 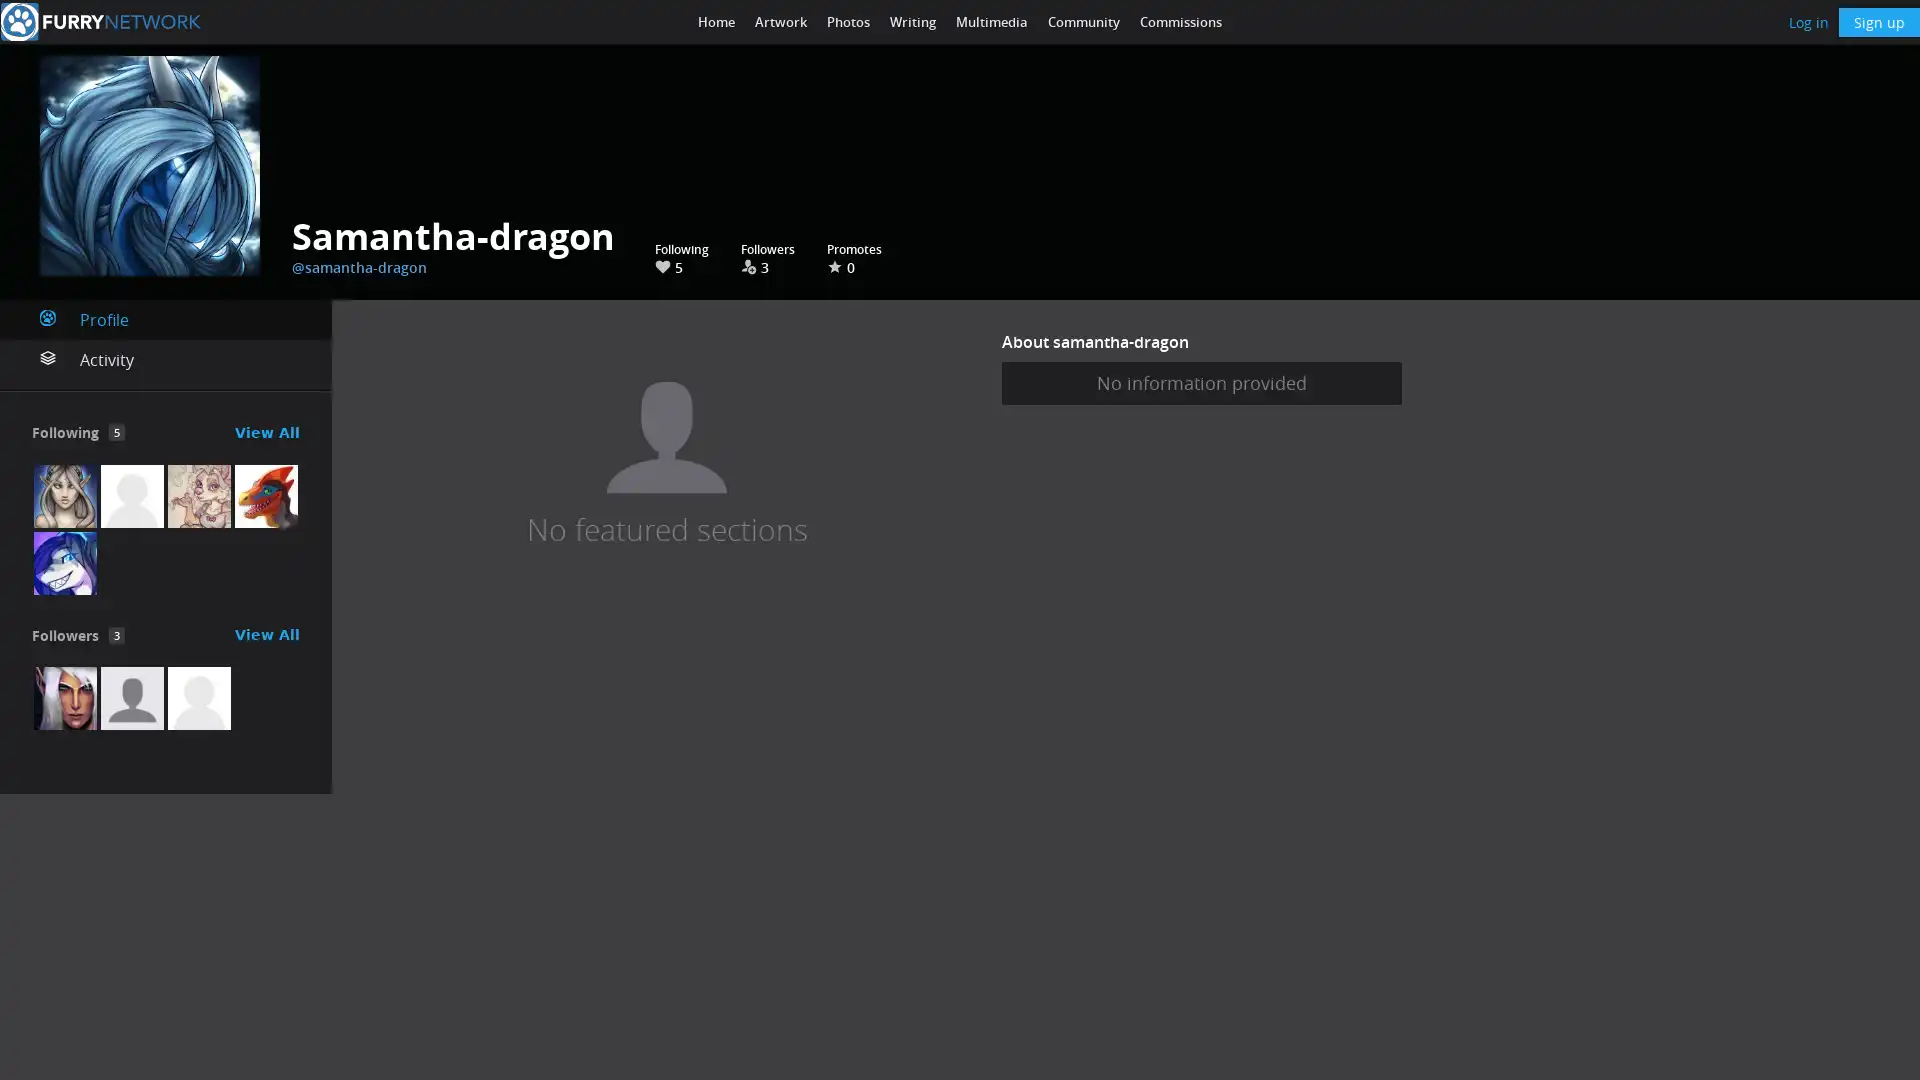 I want to click on View All, so click(x=266, y=431).